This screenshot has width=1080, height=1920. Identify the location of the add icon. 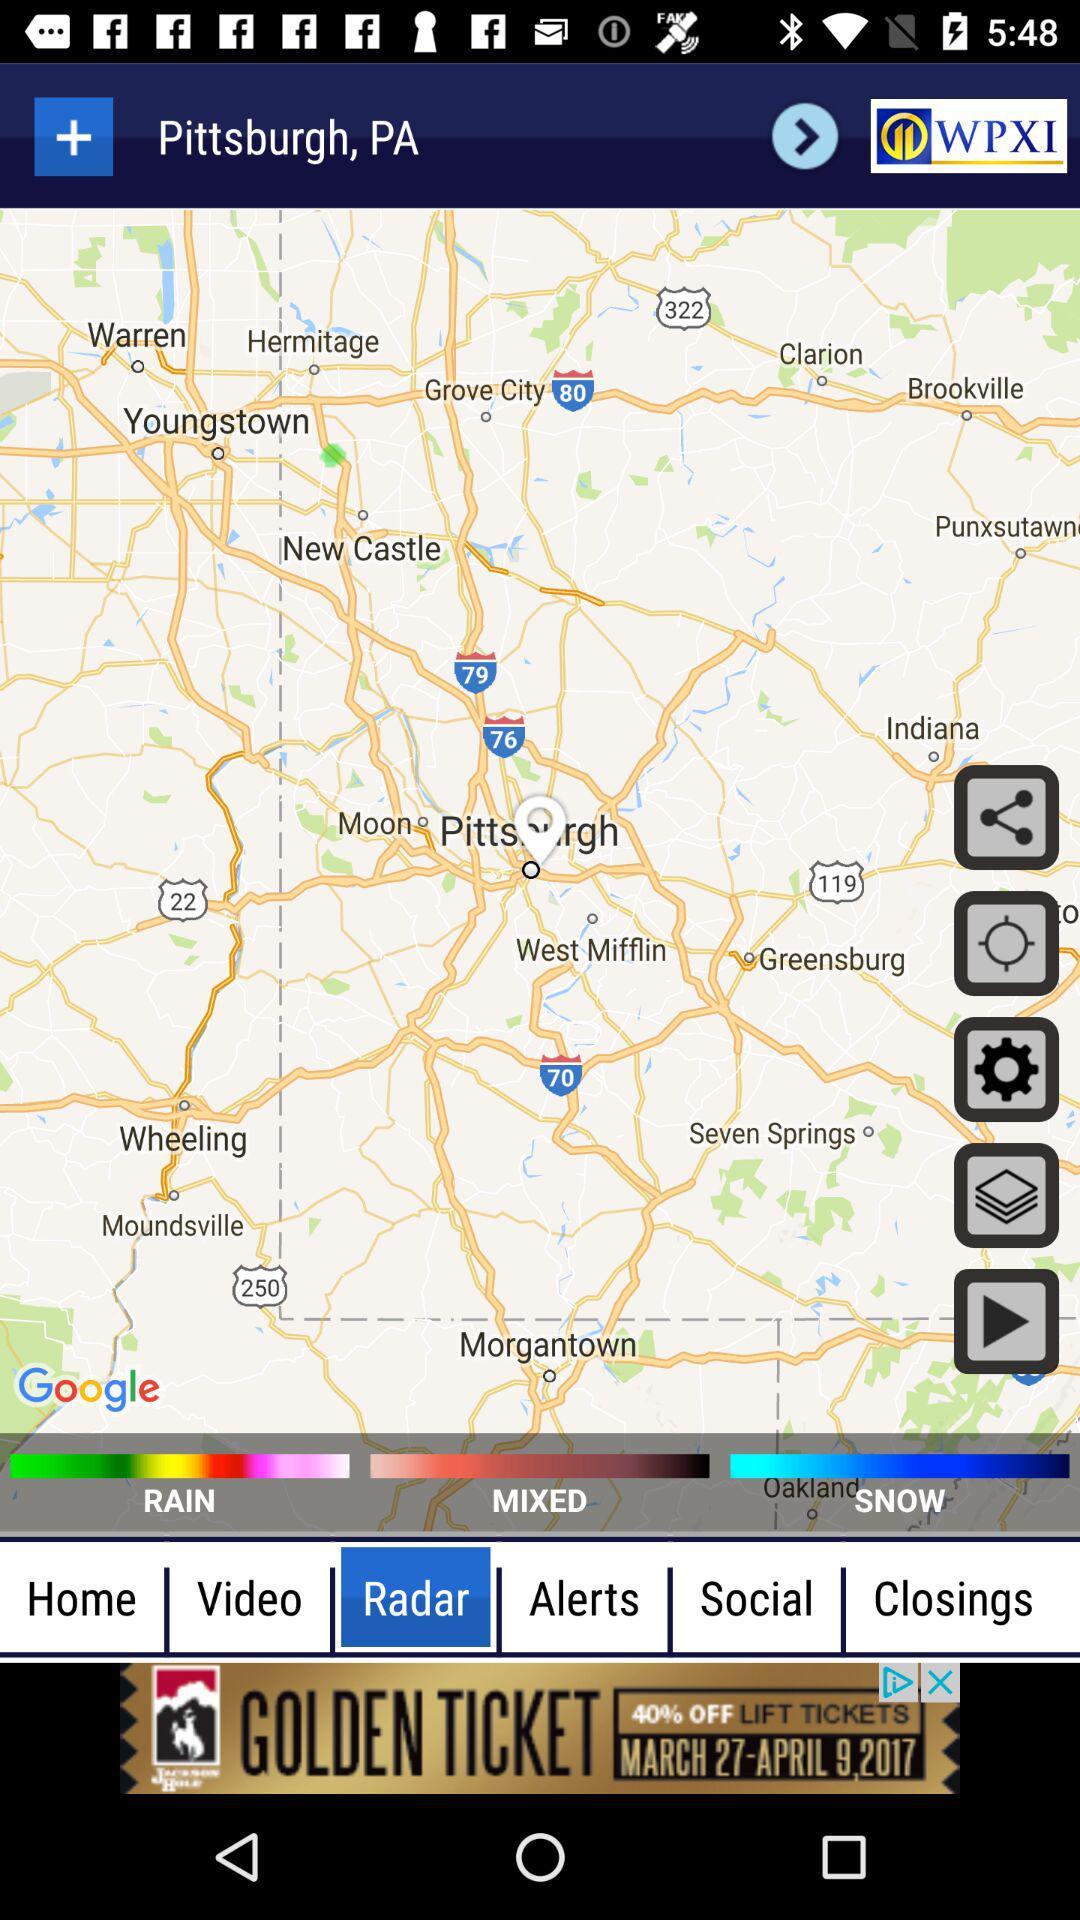
(72, 135).